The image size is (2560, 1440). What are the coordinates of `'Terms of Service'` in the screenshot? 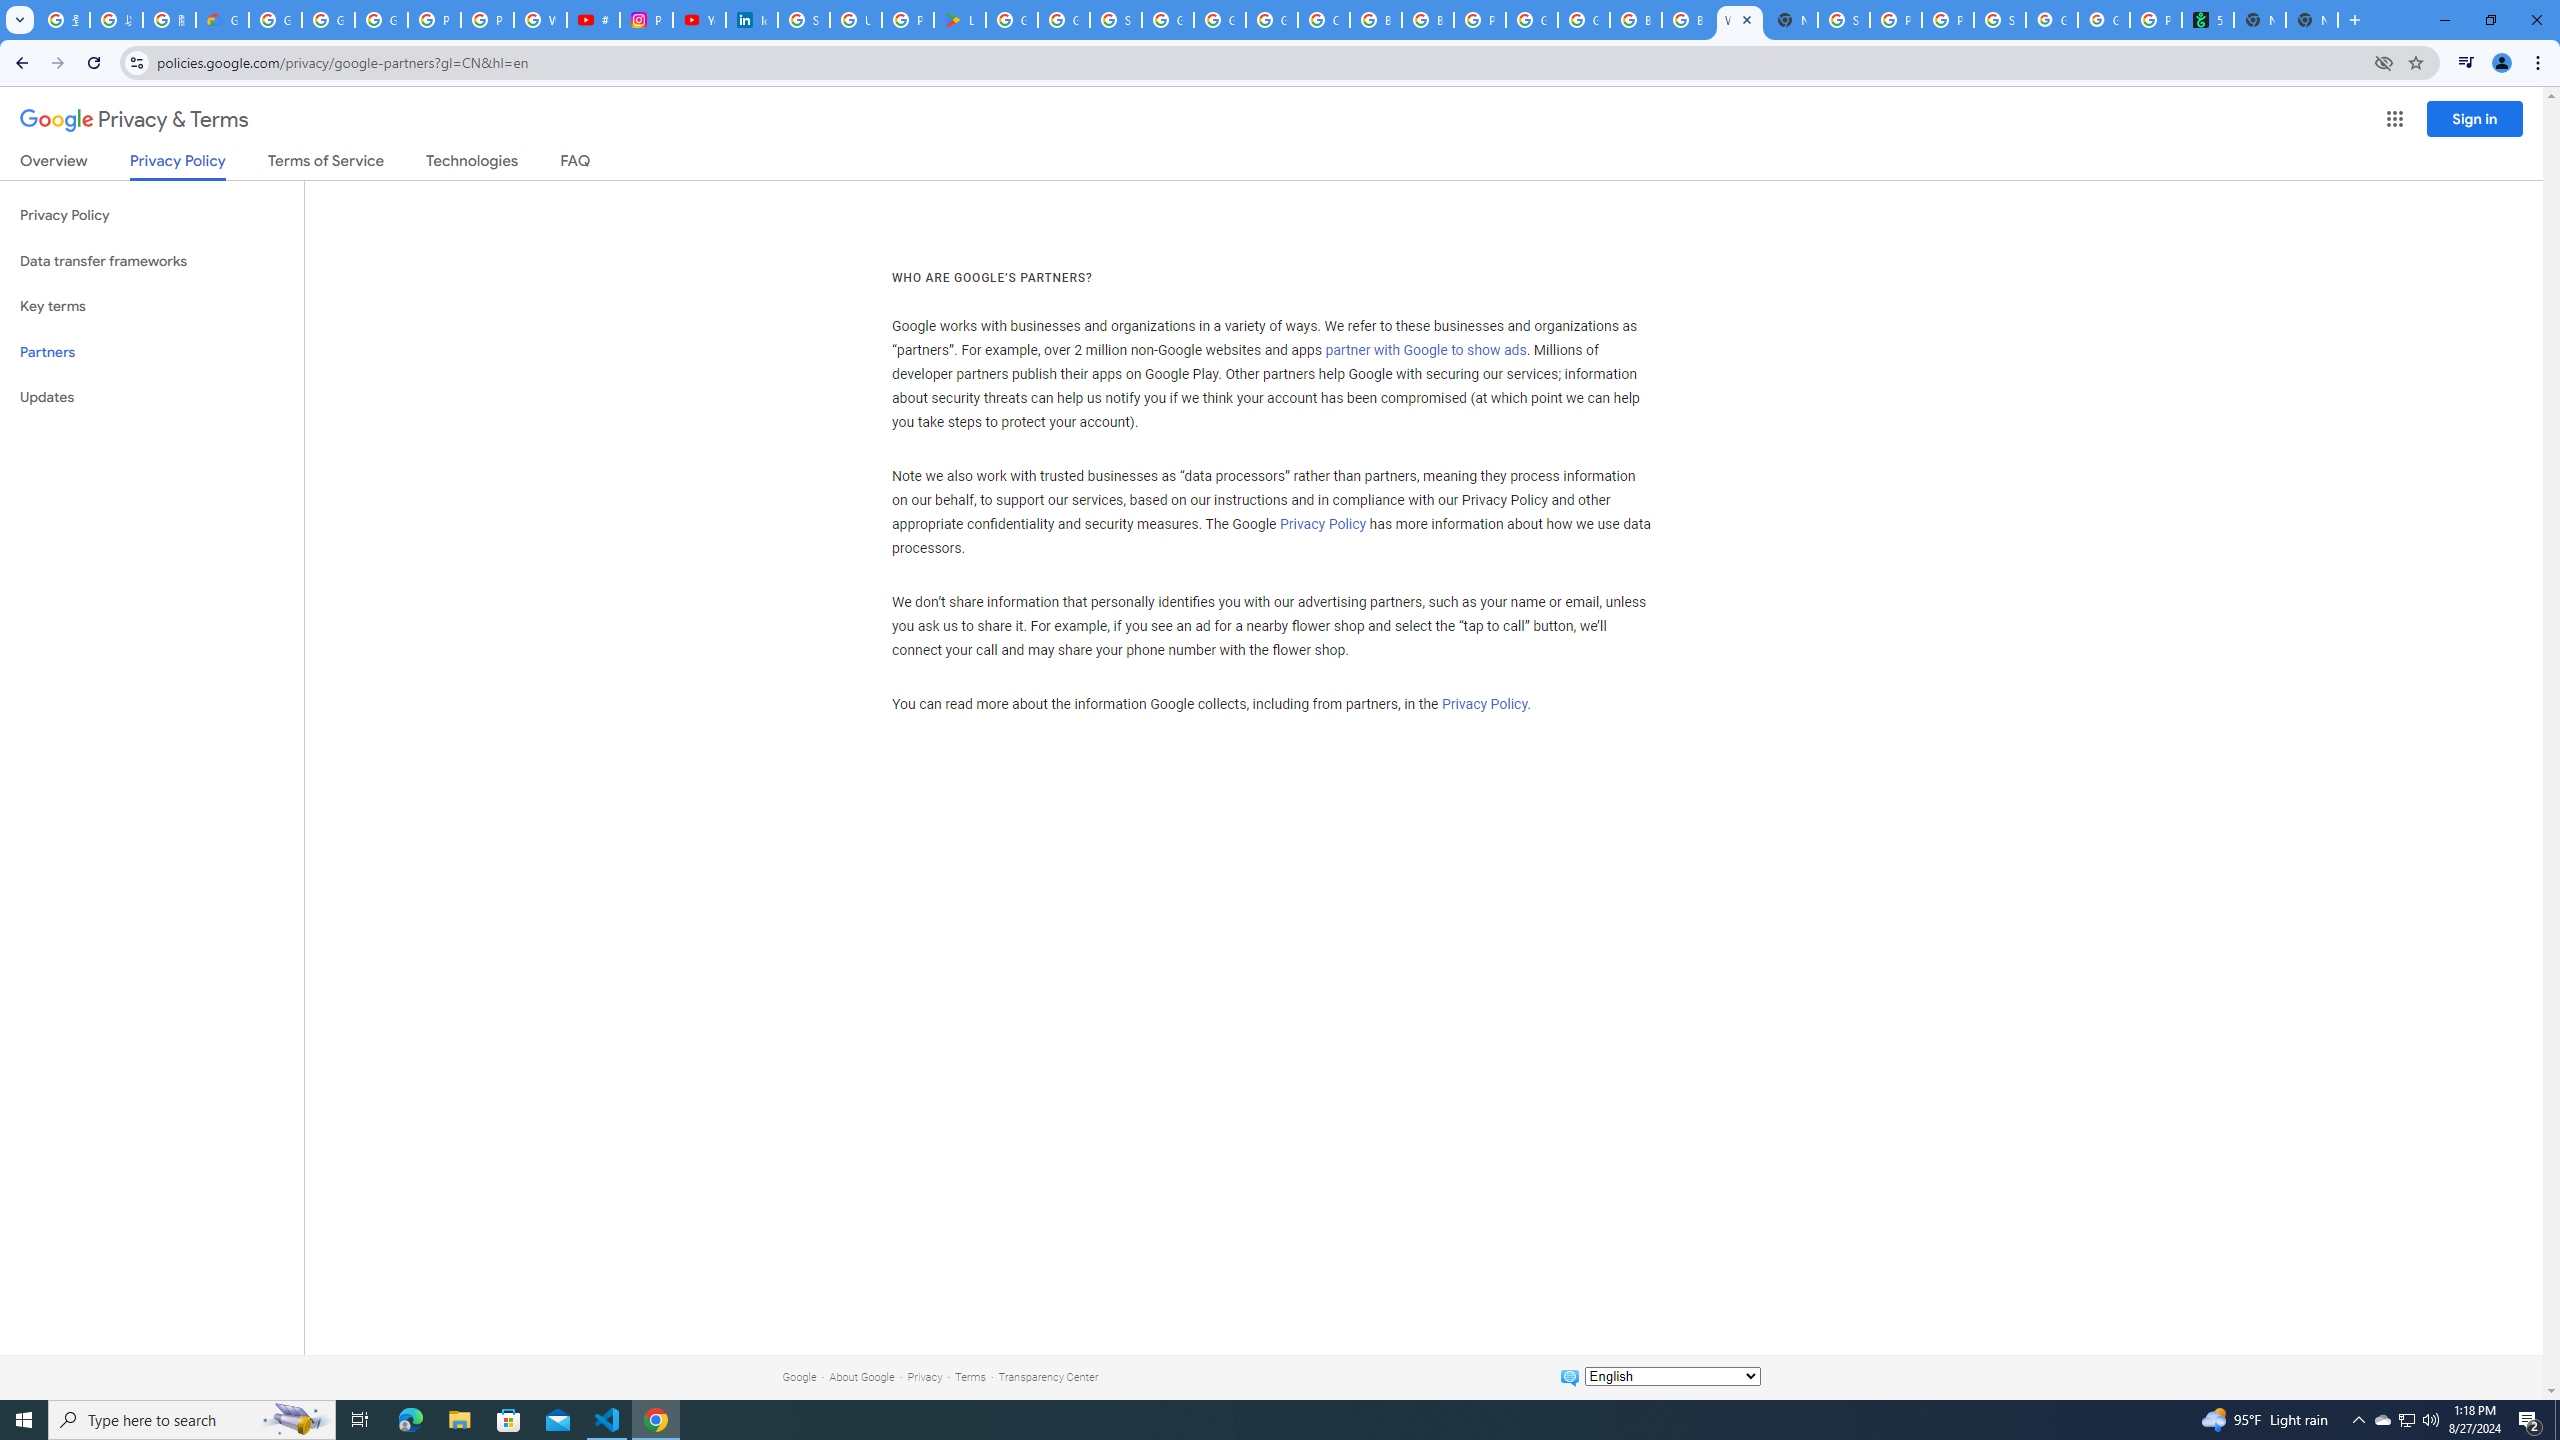 It's located at (325, 164).